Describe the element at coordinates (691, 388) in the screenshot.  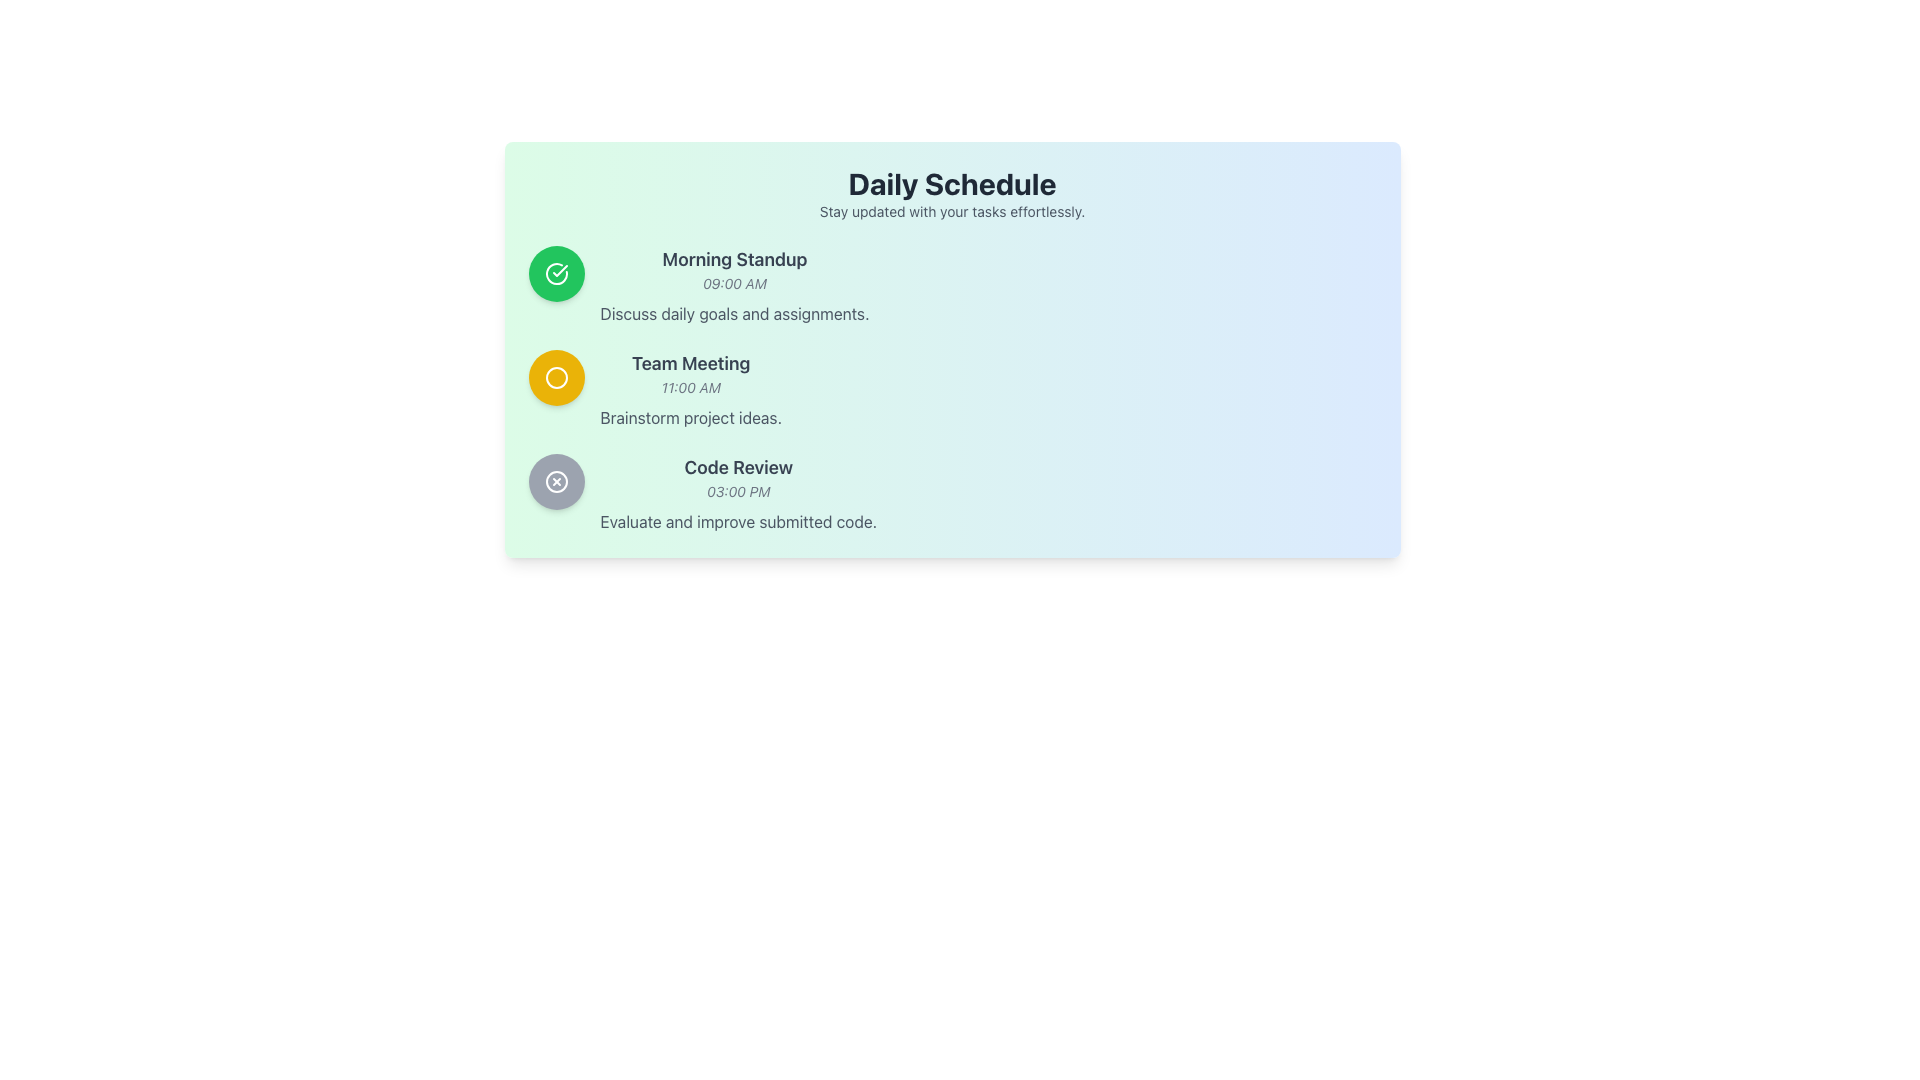
I see `the static text element that indicates the time designation for the associated activity, which is located below 'Team Meeting' and above 'Brainstorm project ideas.'` at that location.